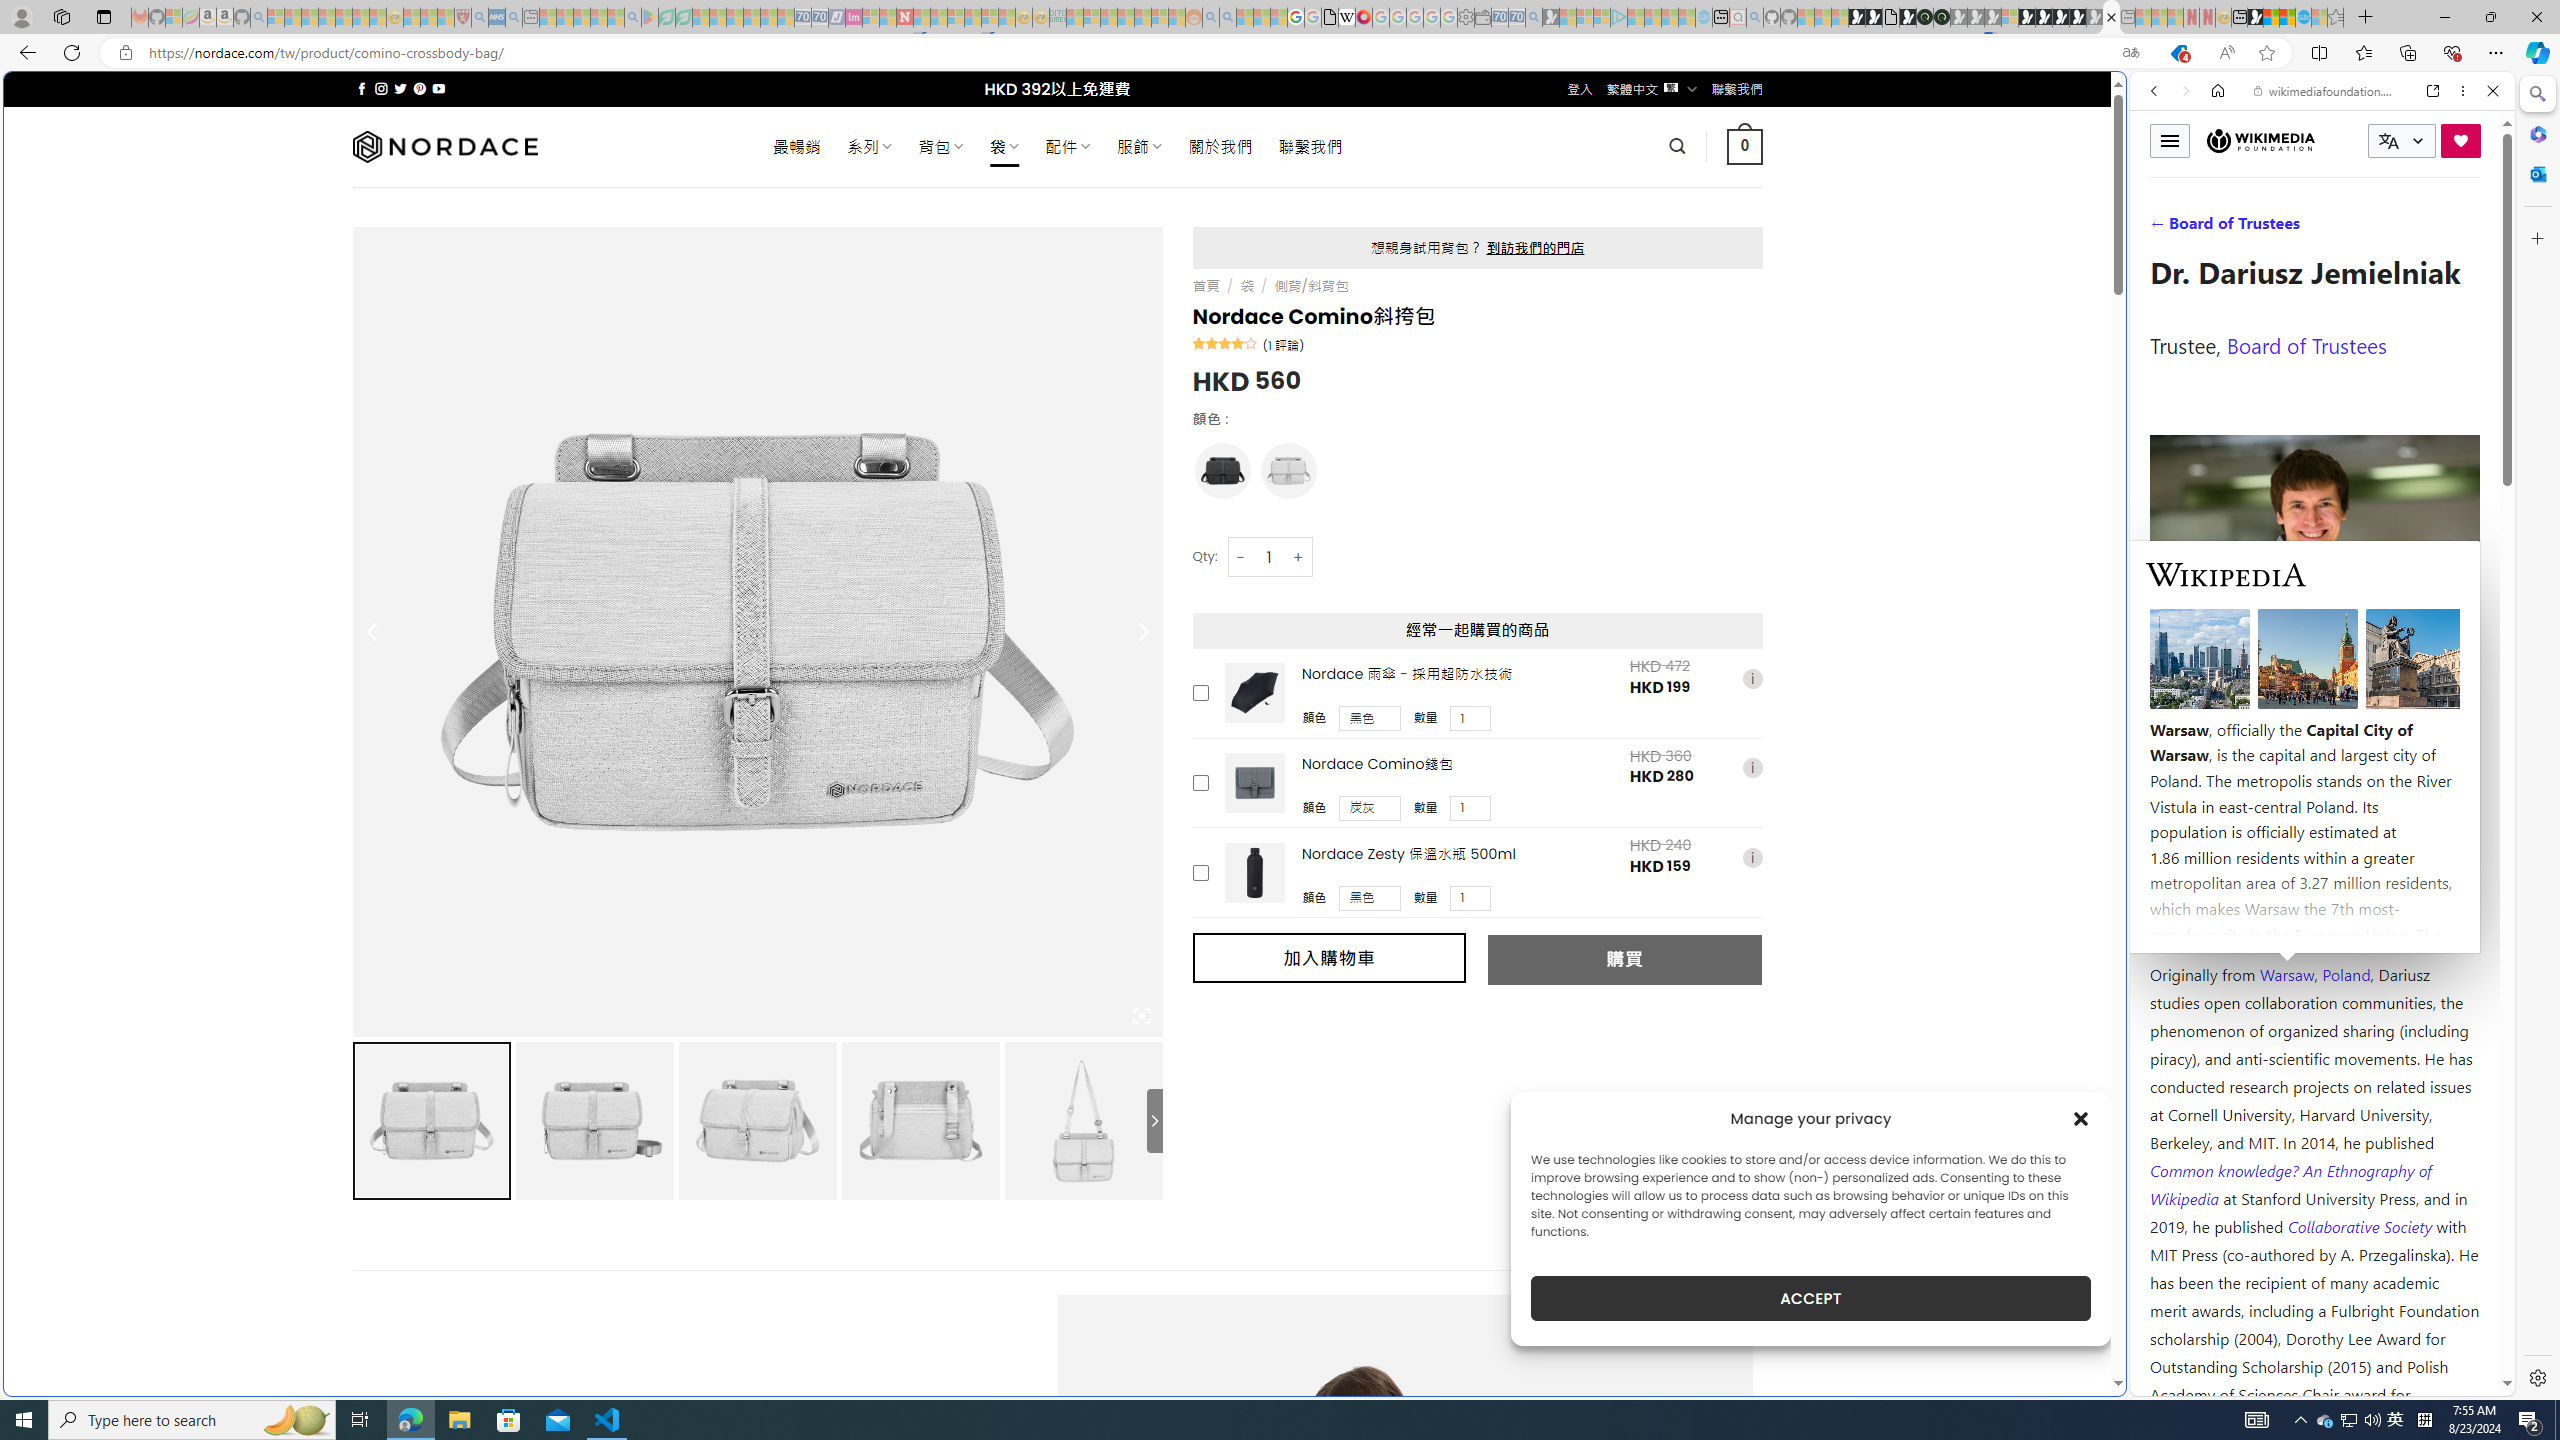 Image resolution: width=2560 pixels, height=1440 pixels. What do you see at coordinates (2131, 53) in the screenshot?
I see `'Show translate options'` at bounding box center [2131, 53].